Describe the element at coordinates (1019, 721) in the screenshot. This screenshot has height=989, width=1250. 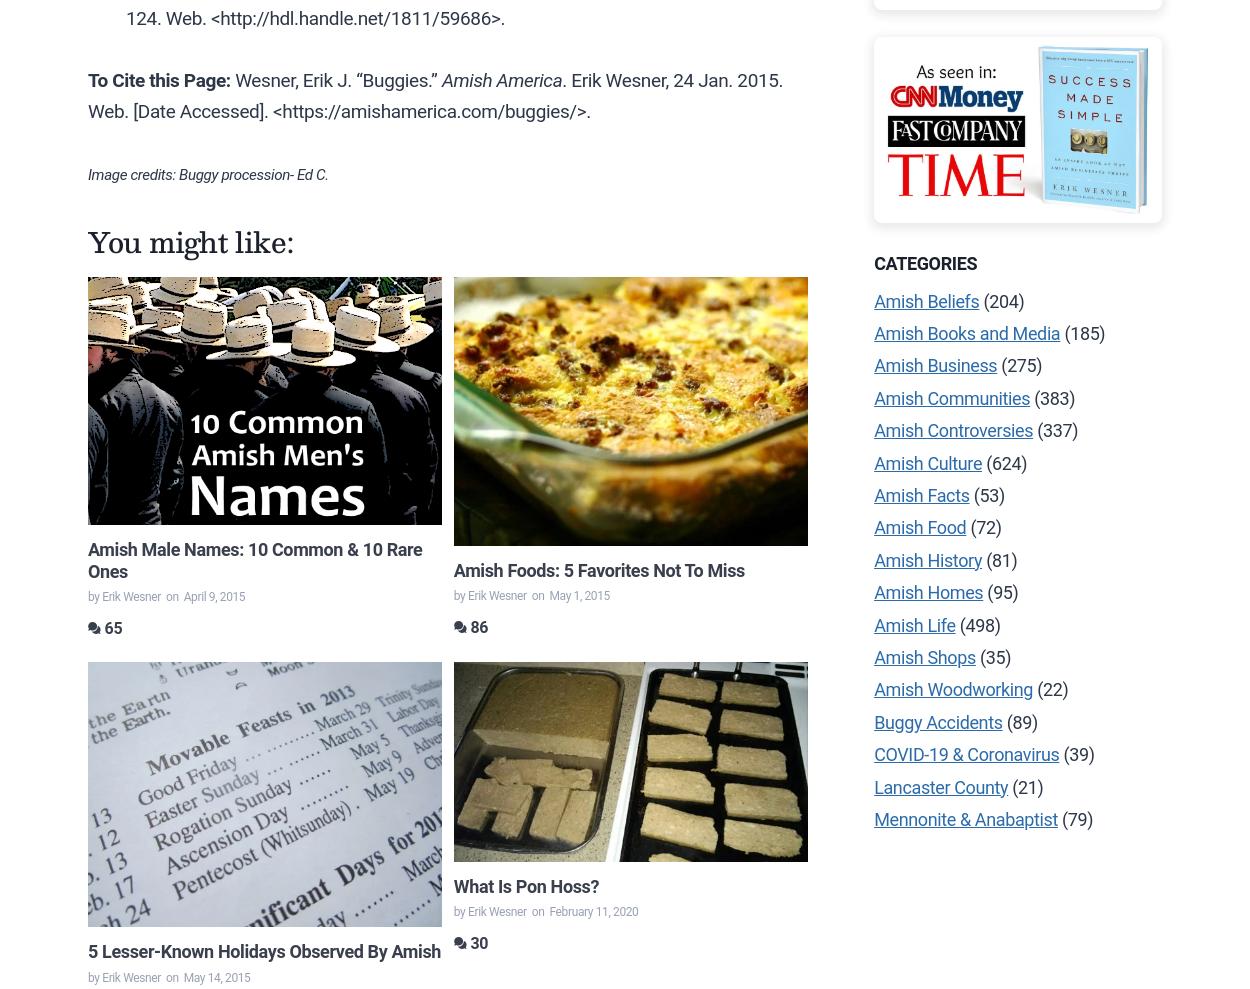
I see `'(89)'` at that location.